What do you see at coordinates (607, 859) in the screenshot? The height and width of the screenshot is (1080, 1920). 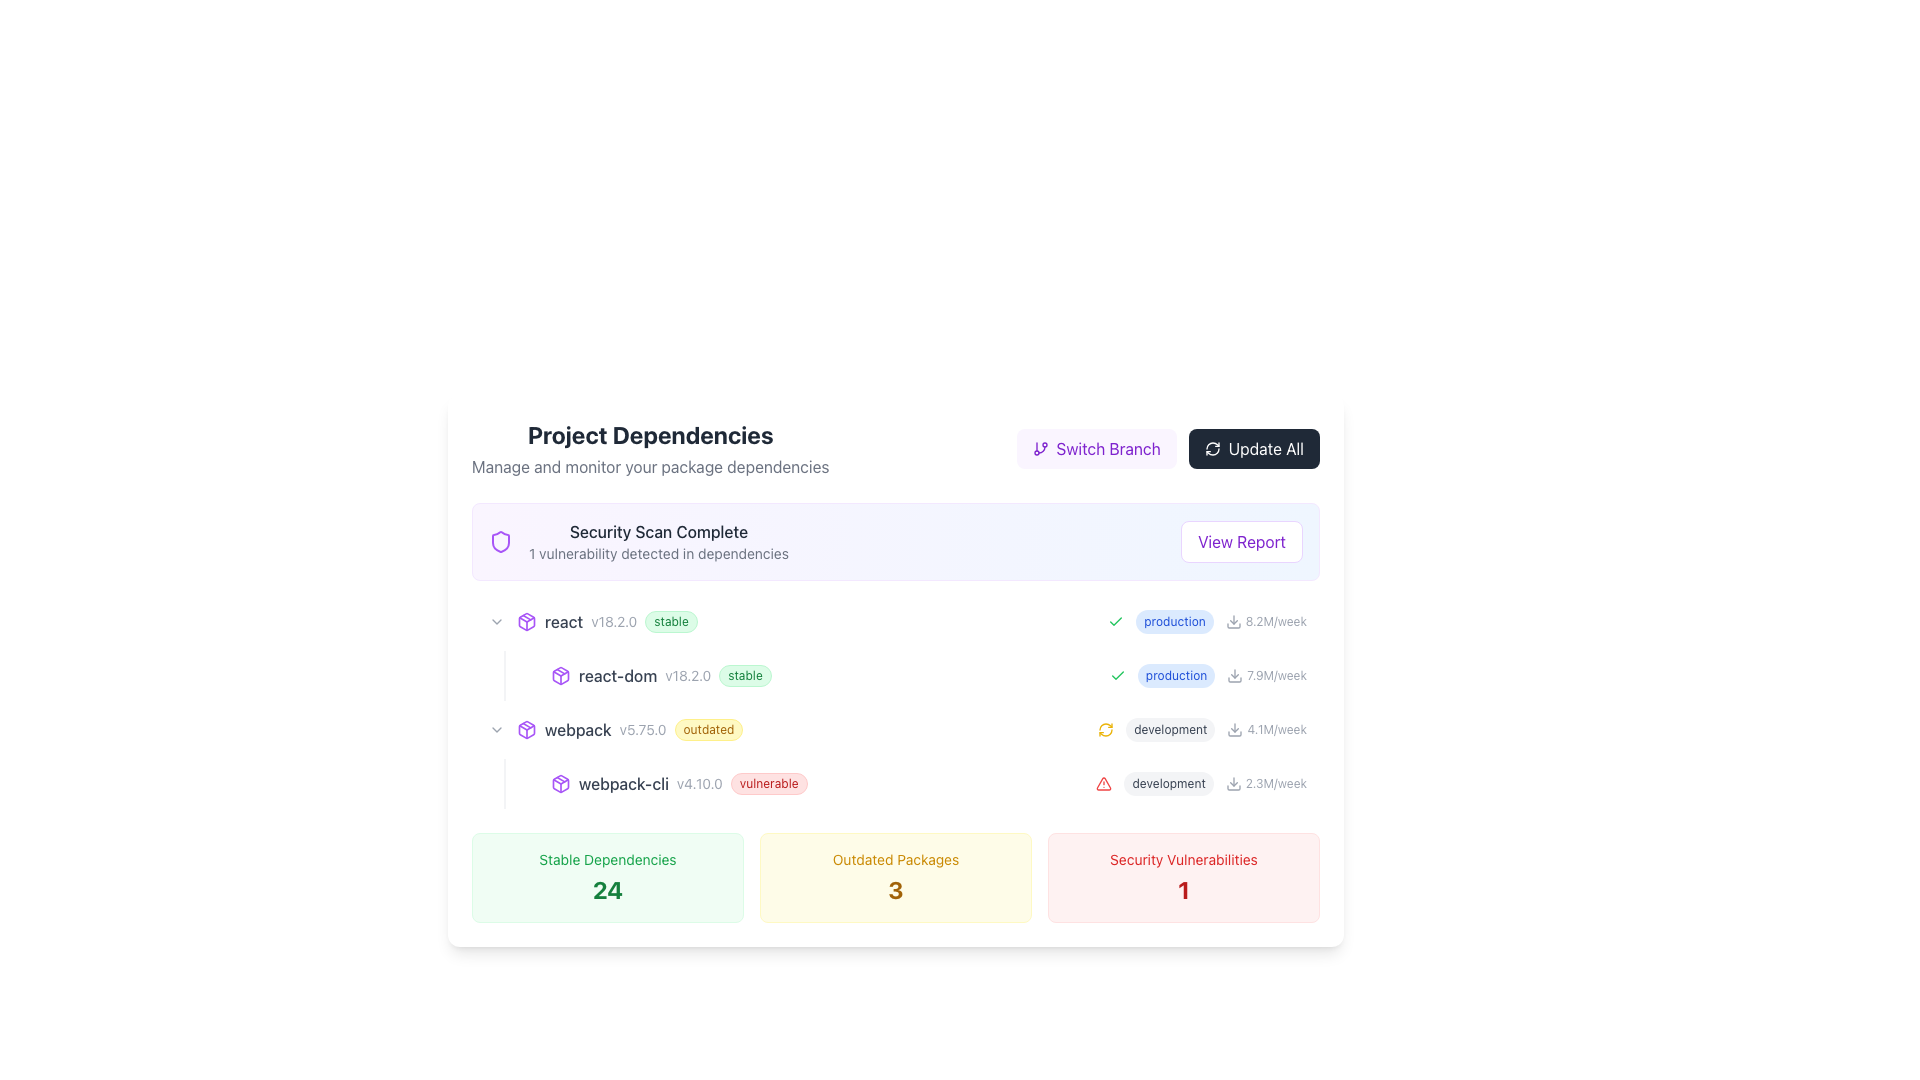 I see `the label element describing the data point represented by the number '24', which is located within a green box towards the bottom left of the interface` at bounding box center [607, 859].